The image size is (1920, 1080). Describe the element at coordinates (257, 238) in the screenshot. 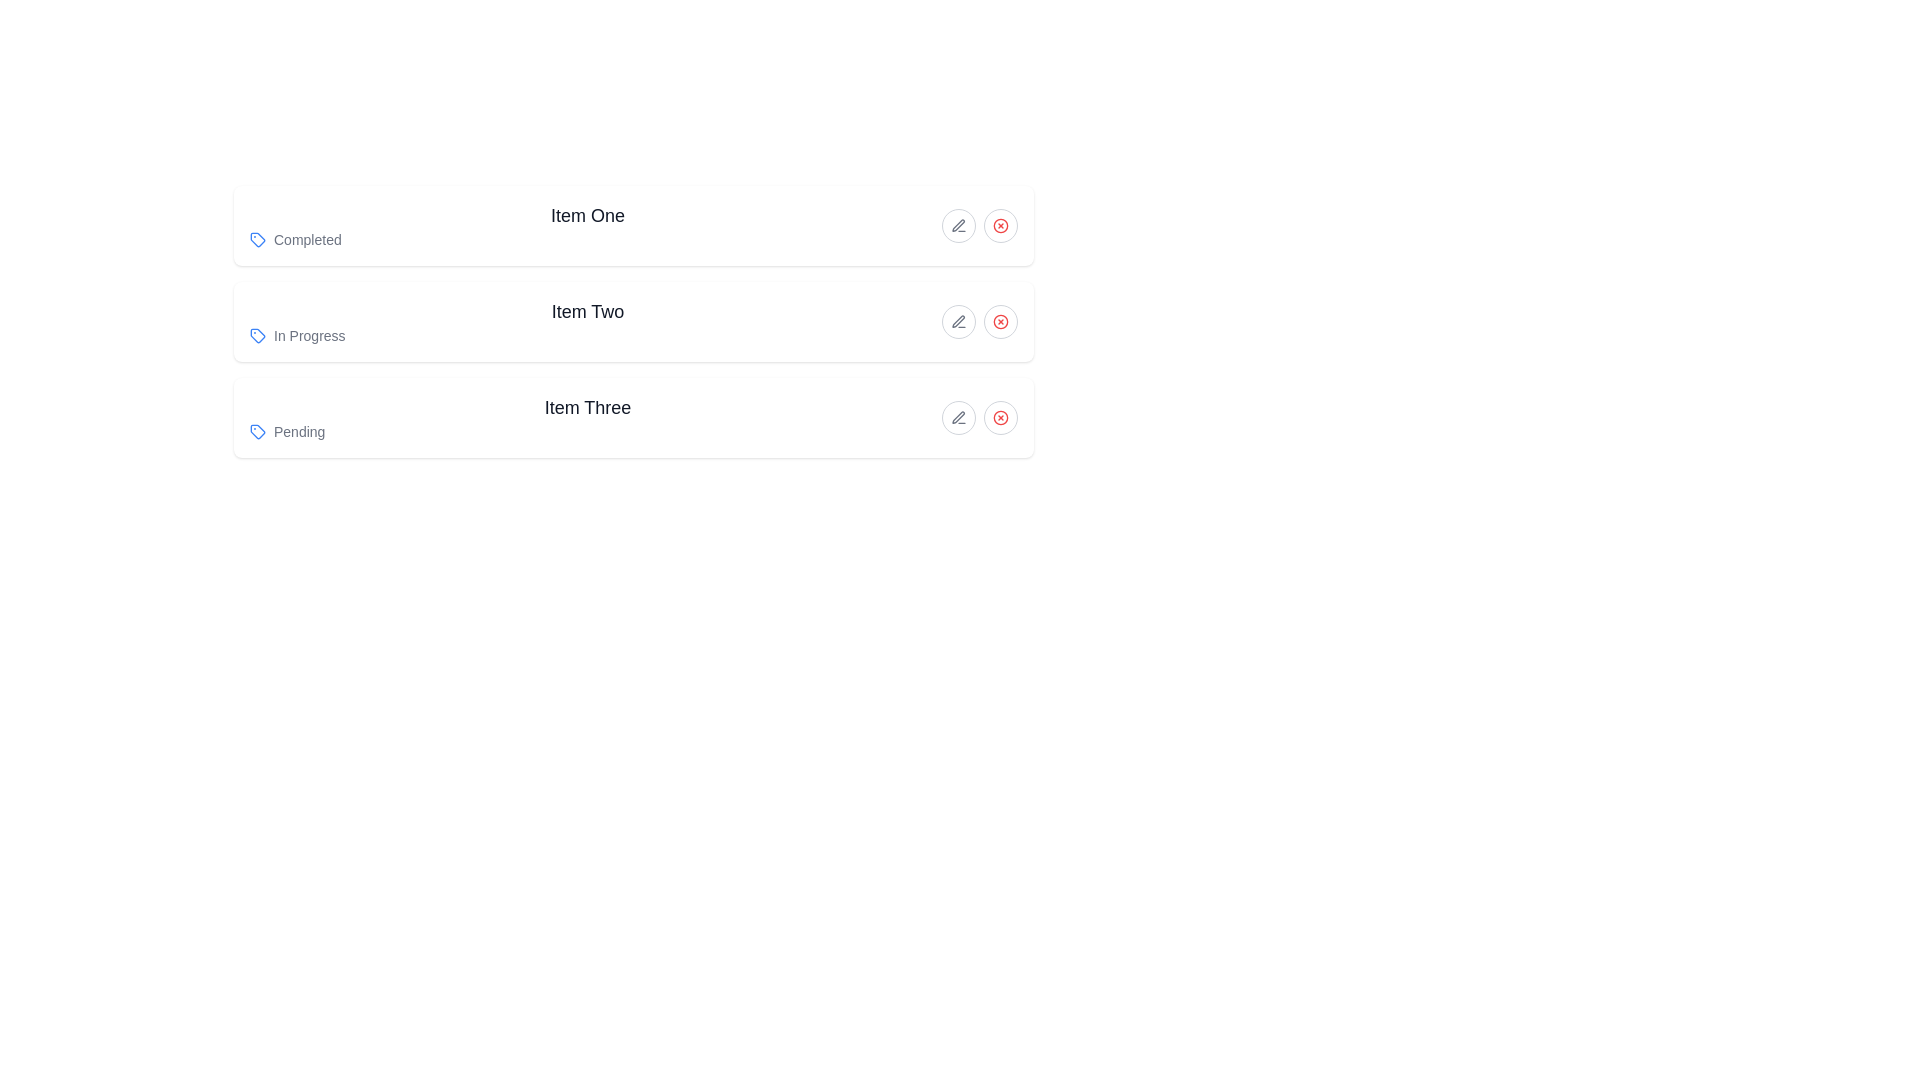

I see `the SVG element forming part of the blue tag-like icon indicating the status 'Completed', located in the first row of a list adjacent to the text 'Completed'` at that location.